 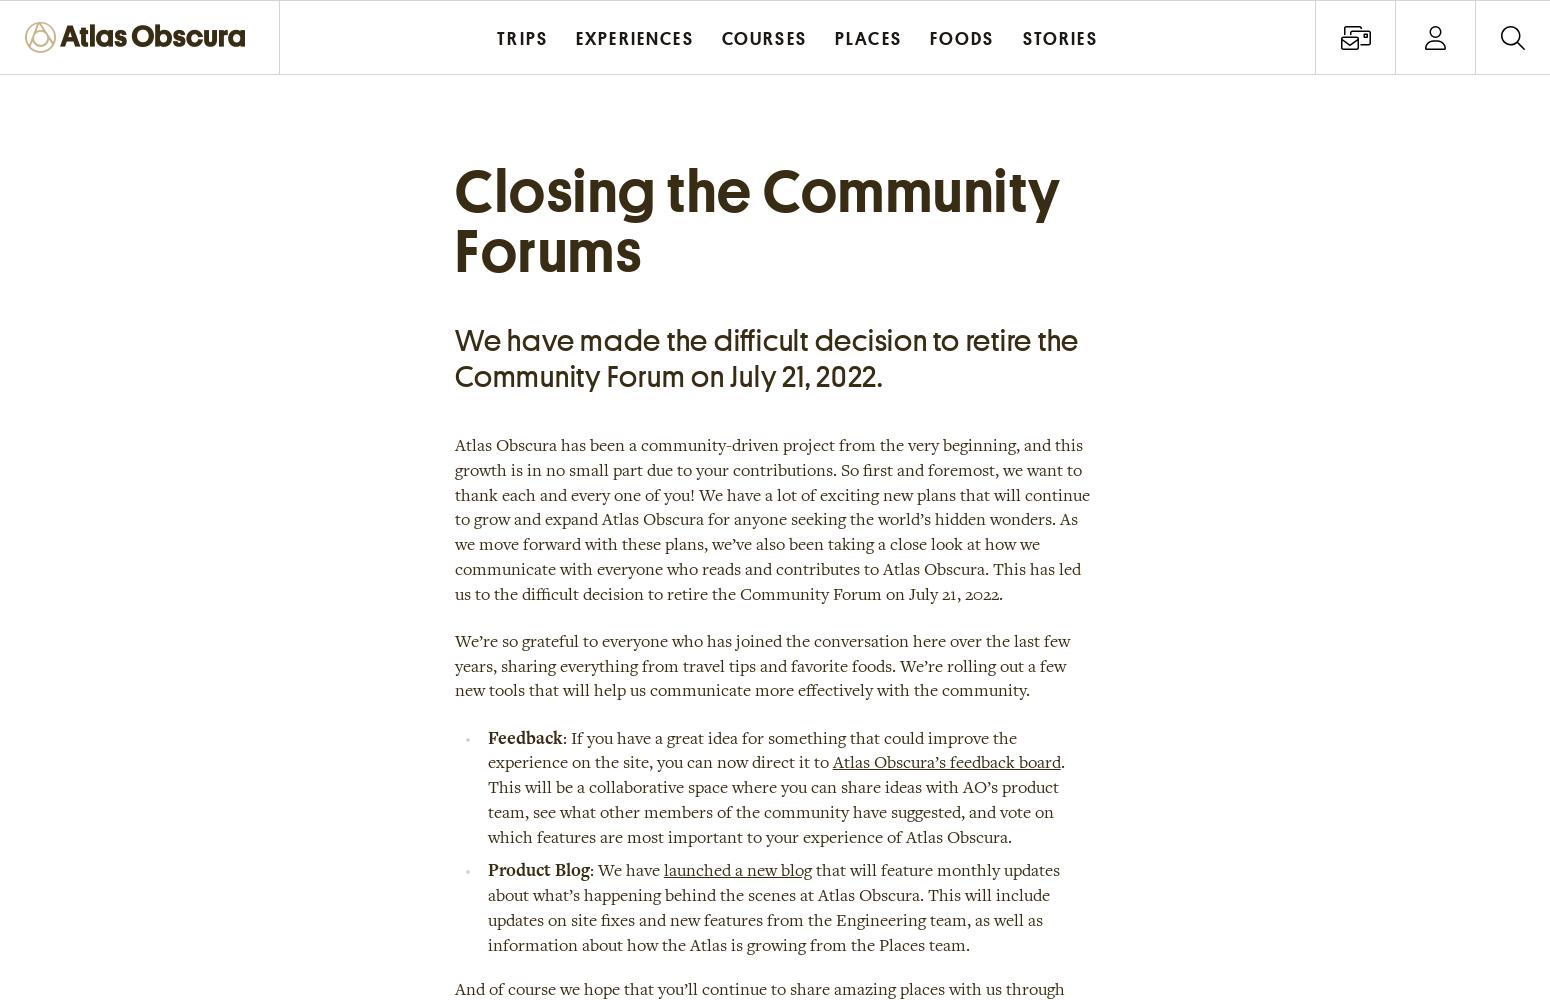 What do you see at coordinates (766, 358) in the screenshot?
I see `'We have made the difficult decision to retire the Community Forum on July 21, 2022.'` at bounding box center [766, 358].